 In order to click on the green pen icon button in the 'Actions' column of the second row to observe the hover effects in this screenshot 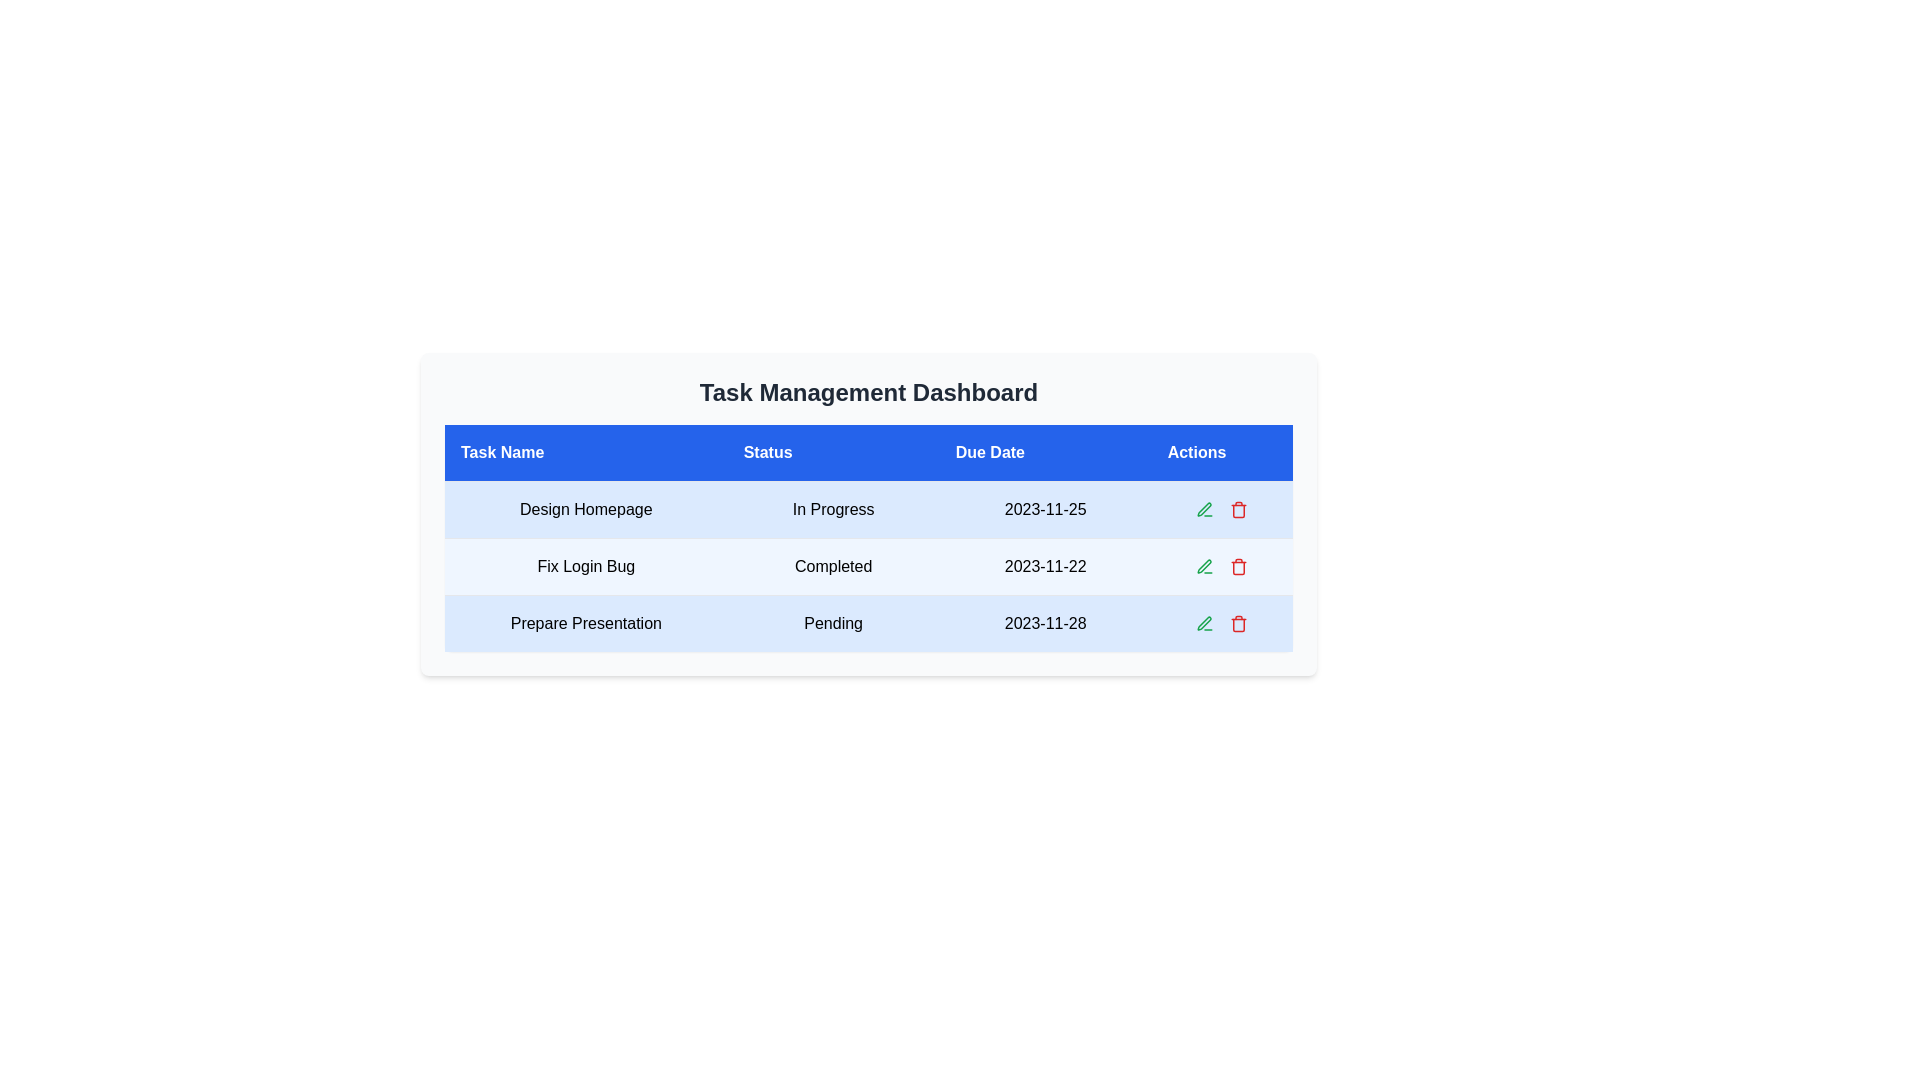, I will do `click(1204, 508)`.